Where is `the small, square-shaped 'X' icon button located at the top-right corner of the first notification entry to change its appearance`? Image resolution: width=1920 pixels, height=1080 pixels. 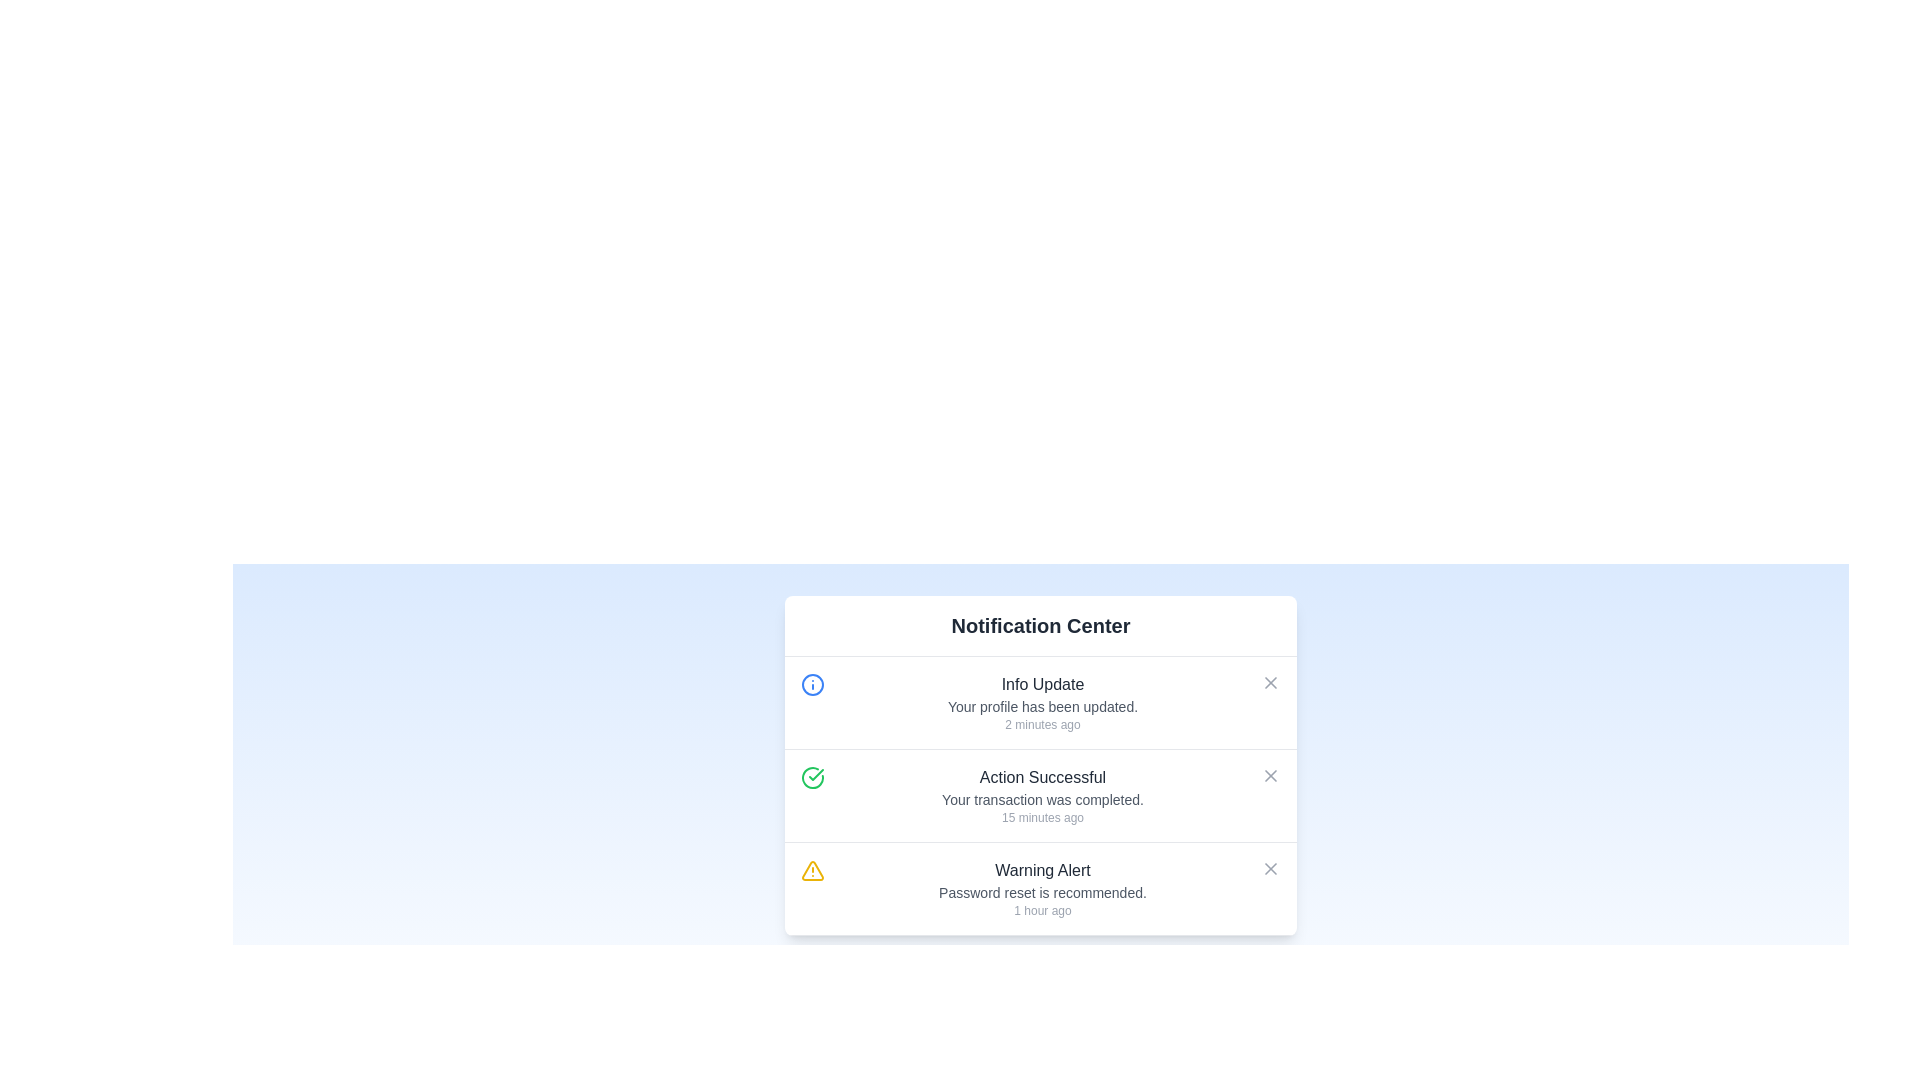
the small, square-shaped 'X' icon button located at the top-right corner of the first notification entry to change its appearance is located at coordinates (1270, 681).